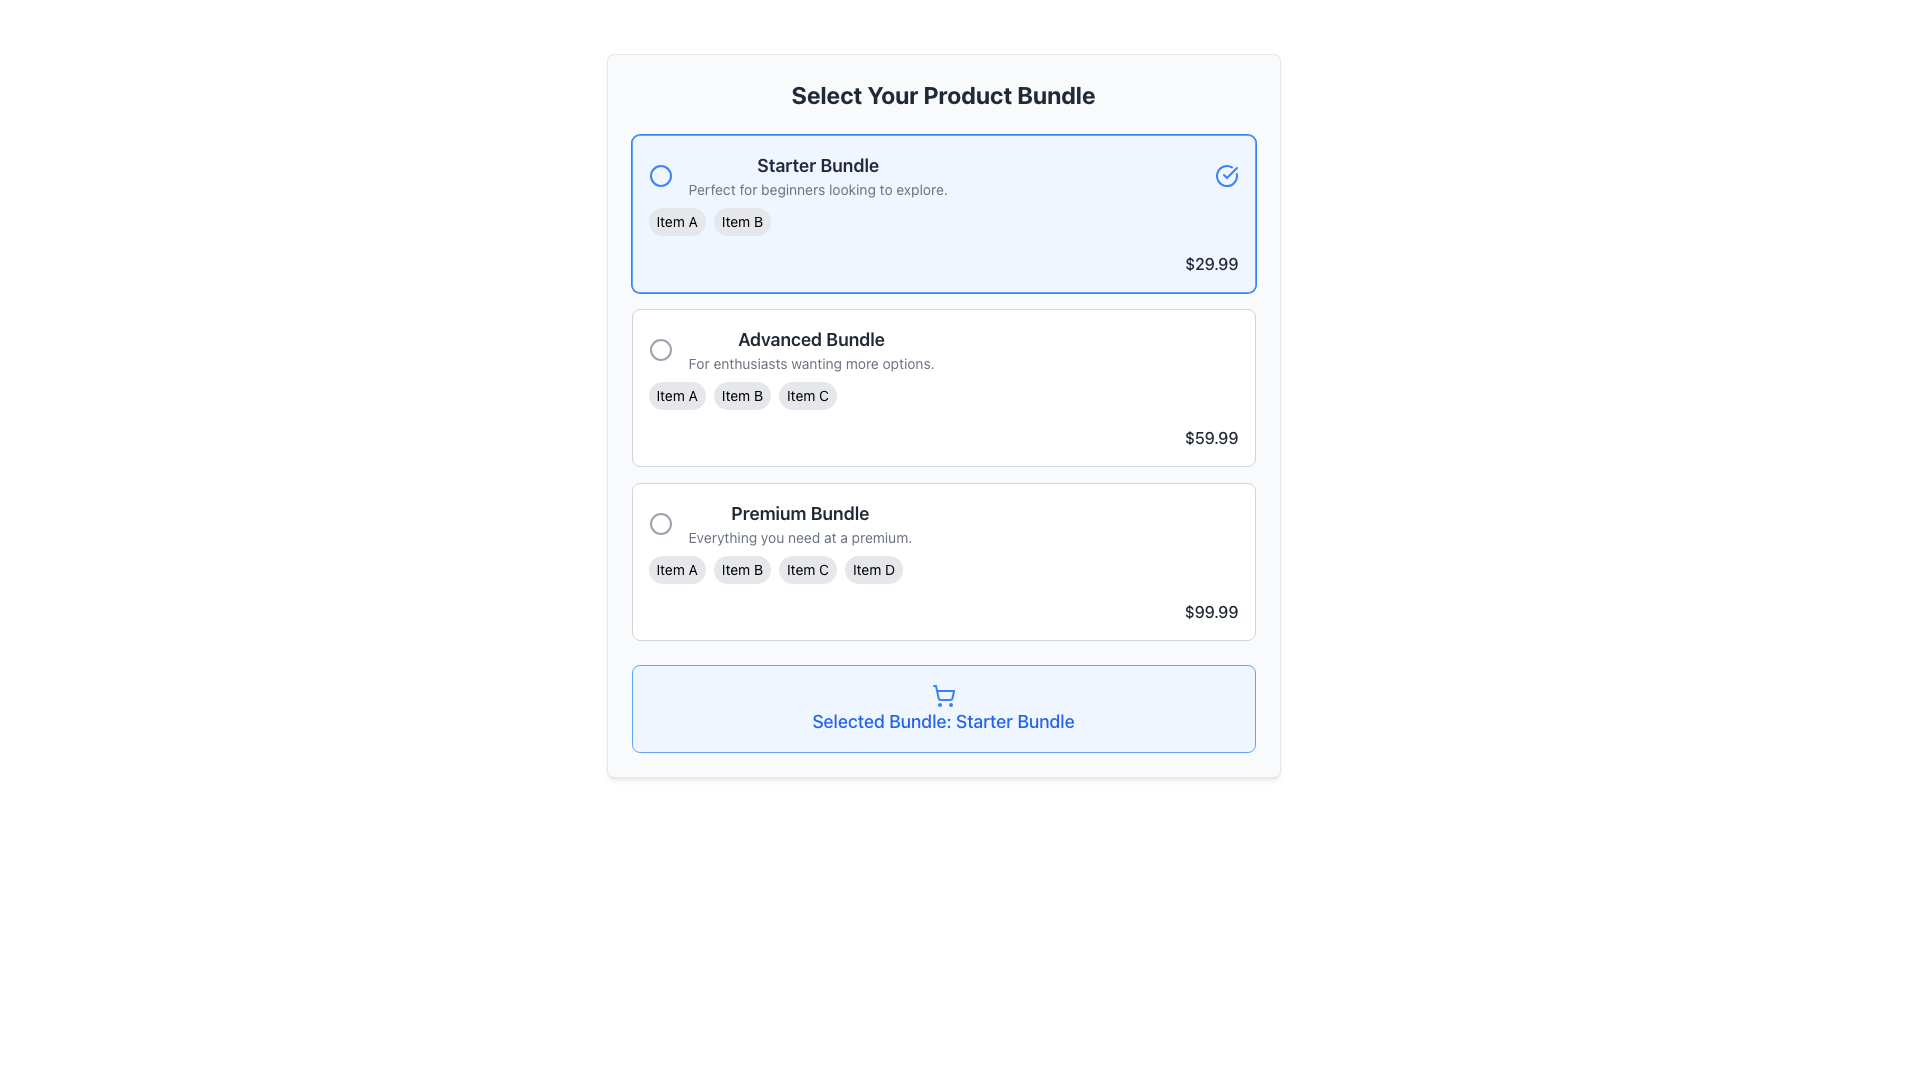  What do you see at coordinates (660, 523) in the screenshot?
I see `the Icon or SVG graphic representing the 'Premium Bundle' option, which indicates selection or status` at bounding box center [660, 523].